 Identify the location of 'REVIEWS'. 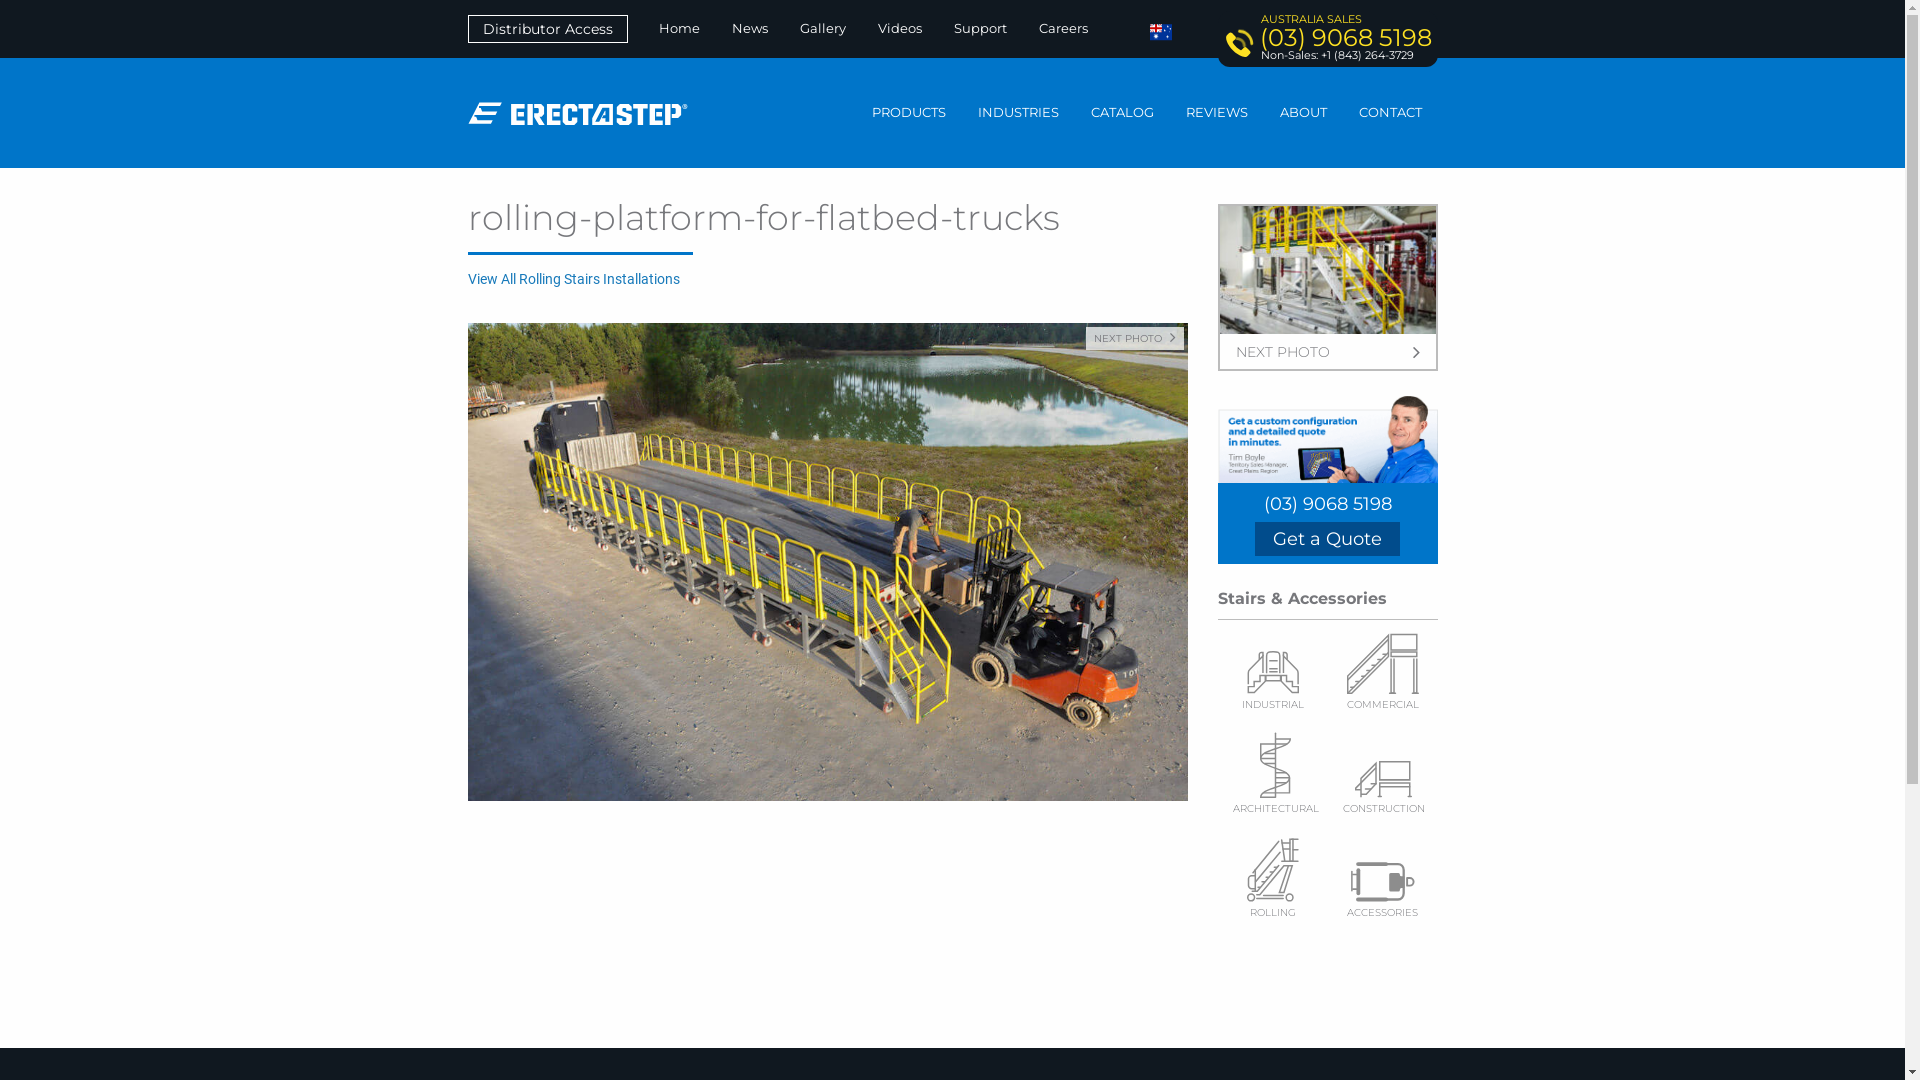
(1216, 112).